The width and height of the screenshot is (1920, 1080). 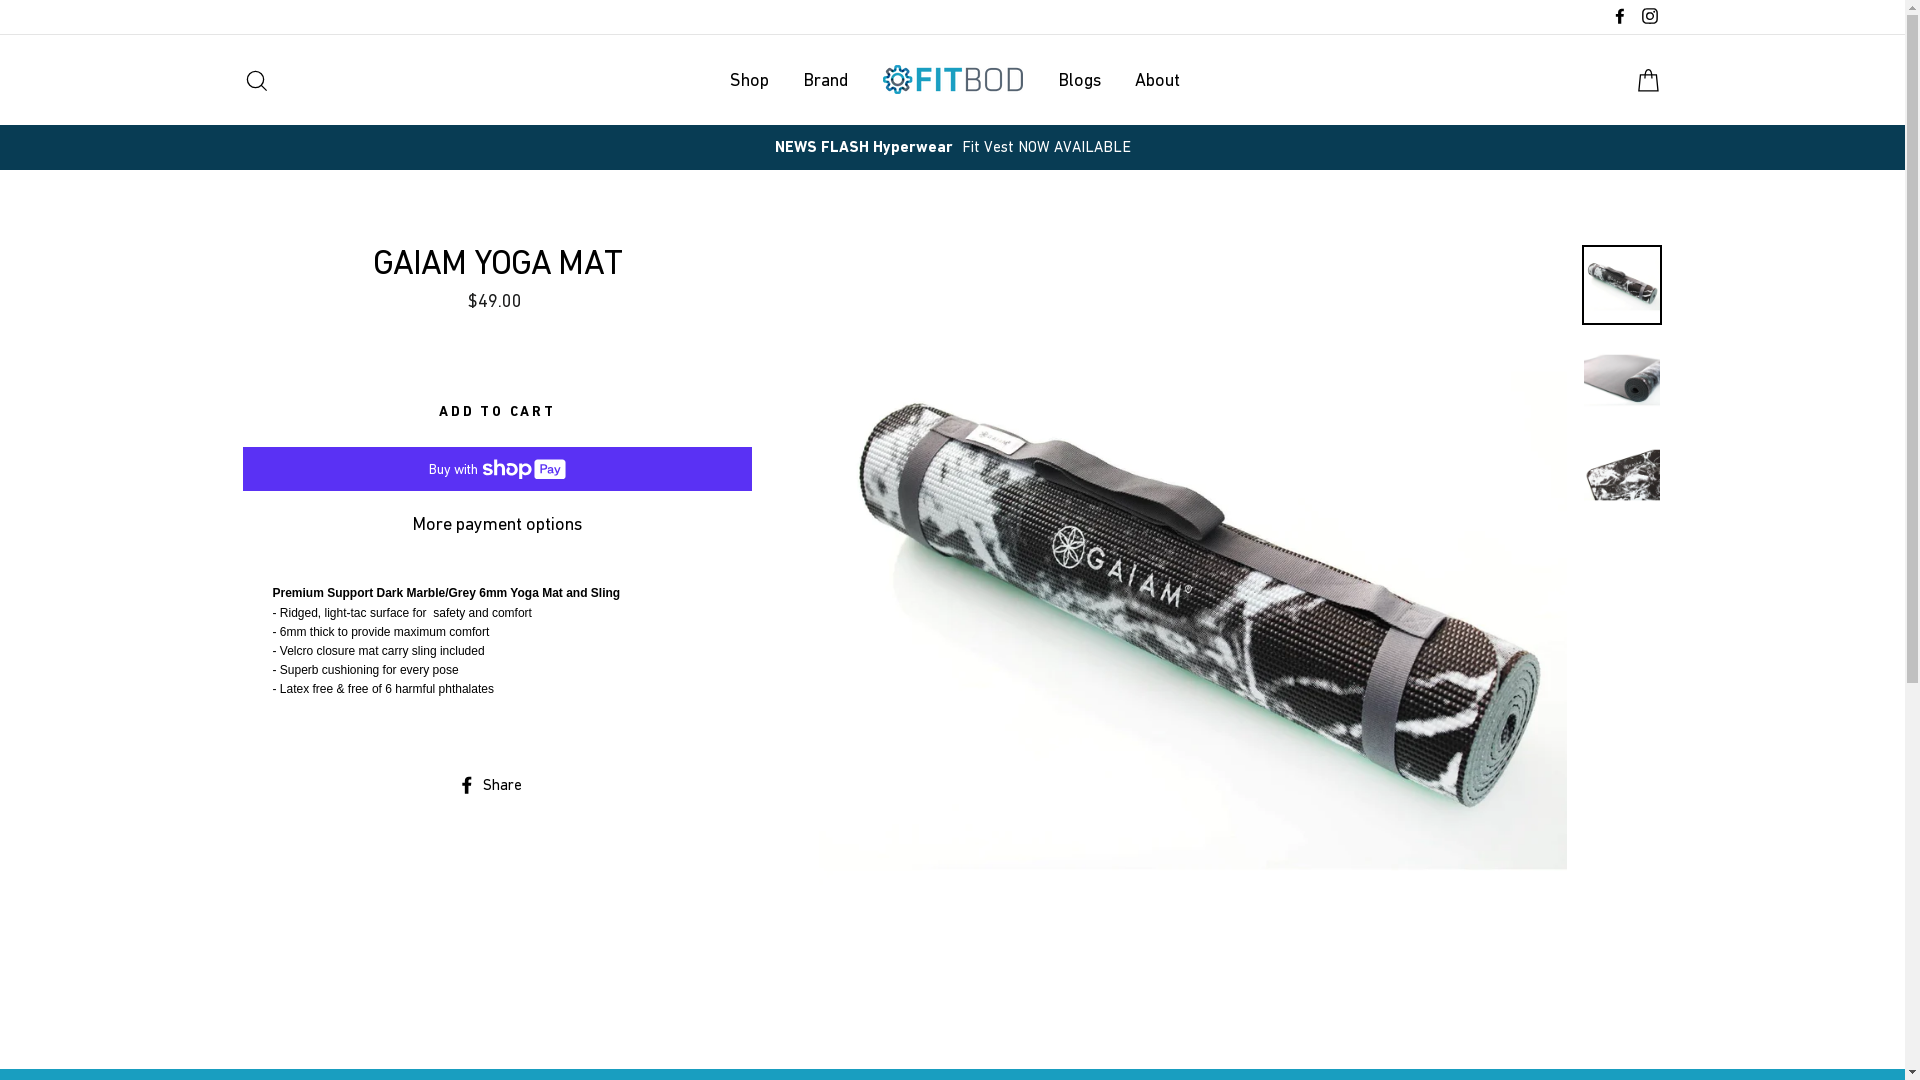 What do you see at coordinates (825, 79) in the screenshot?
I see `'Brand'` at bounding box center [825, 79].